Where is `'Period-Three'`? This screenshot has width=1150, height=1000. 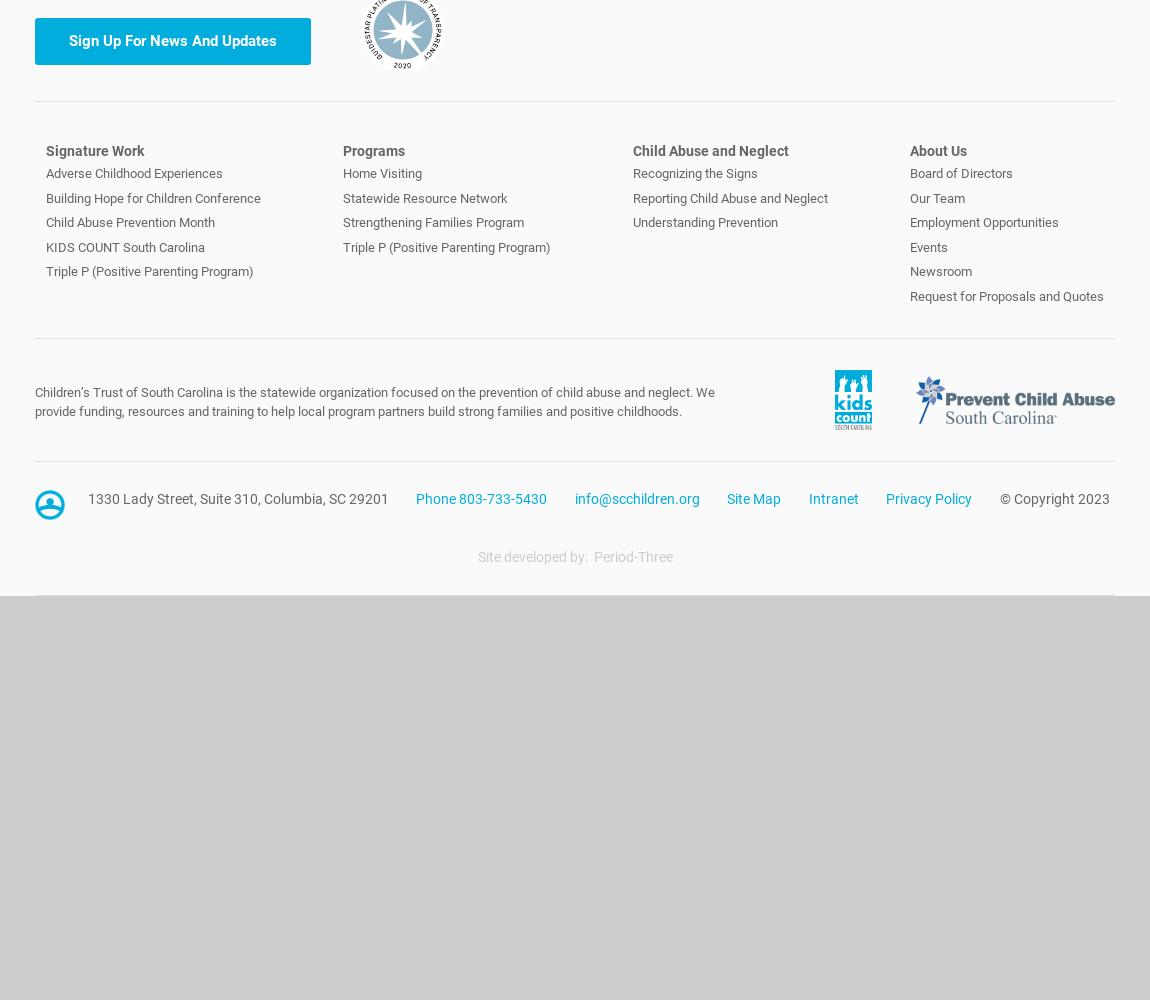 'Period-Three' is located at coordinates (631, 557).